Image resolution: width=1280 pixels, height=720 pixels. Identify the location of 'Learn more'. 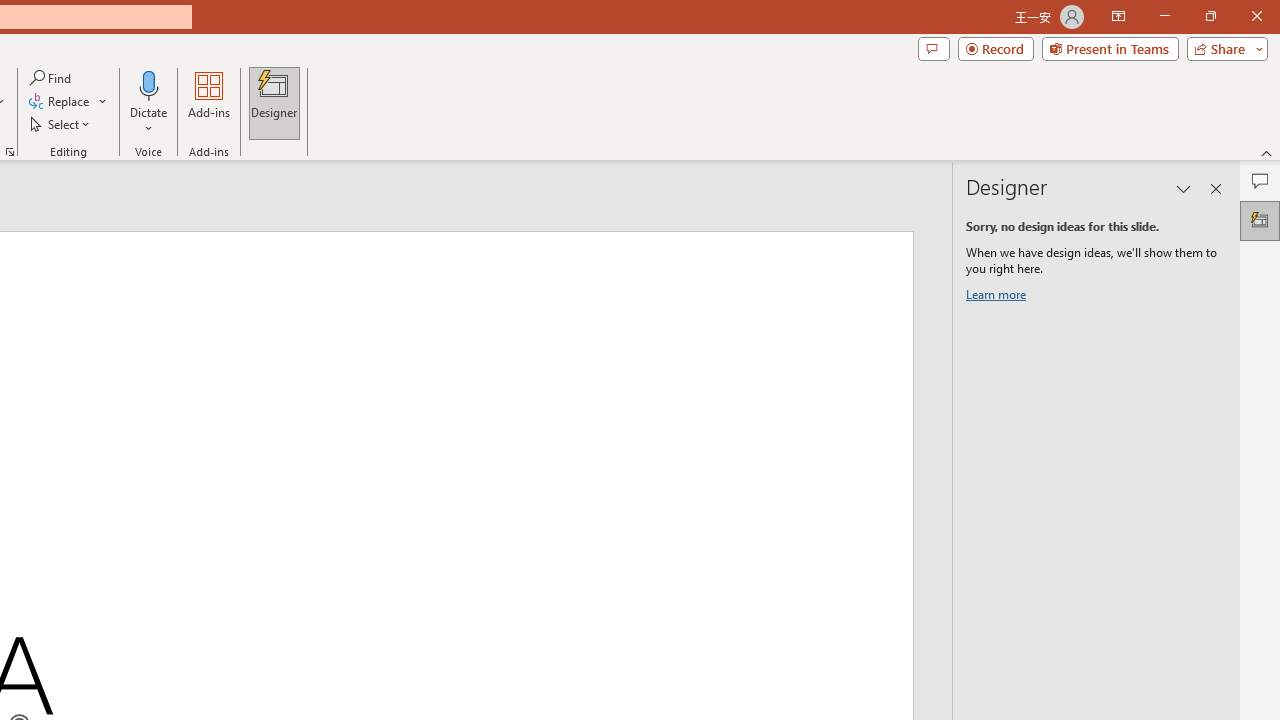
(999, 298).